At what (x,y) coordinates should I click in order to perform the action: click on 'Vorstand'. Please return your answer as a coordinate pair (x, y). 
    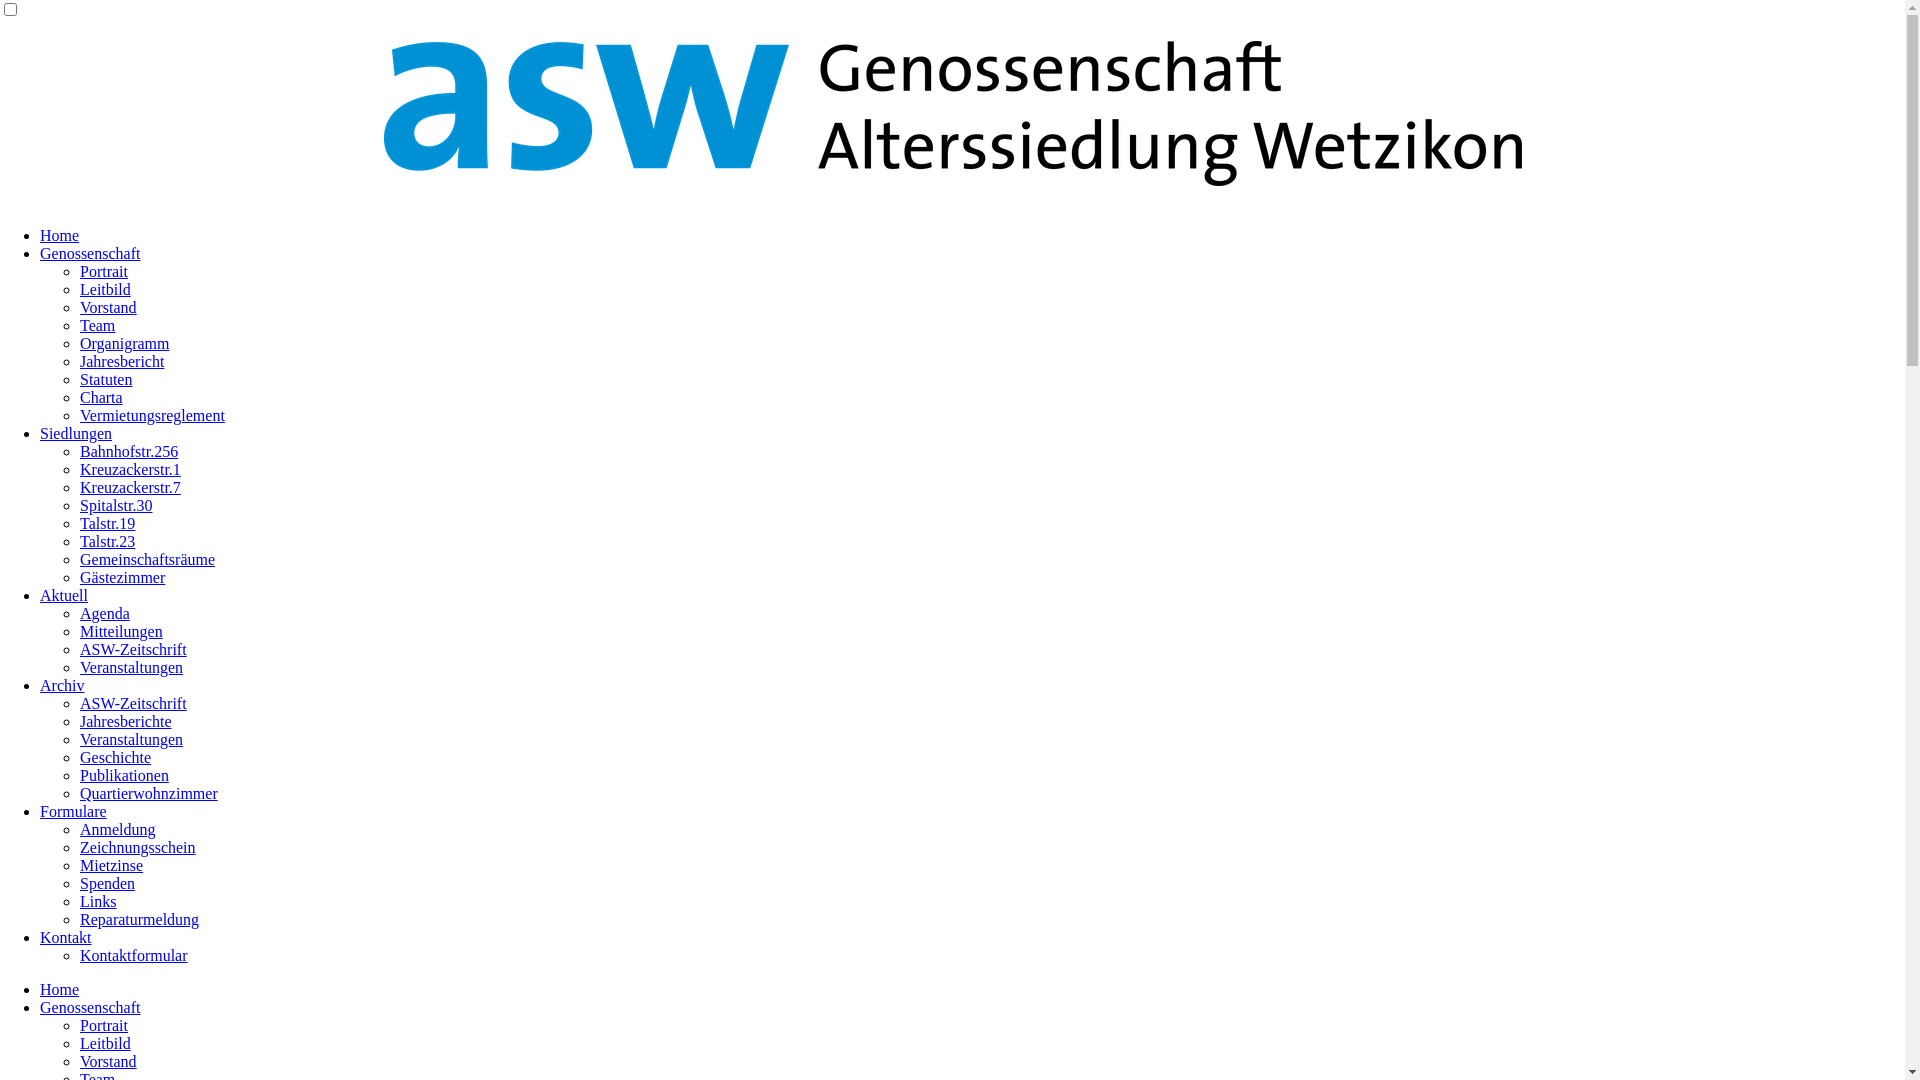
    Looking at the image, I should click on (107, 1060).